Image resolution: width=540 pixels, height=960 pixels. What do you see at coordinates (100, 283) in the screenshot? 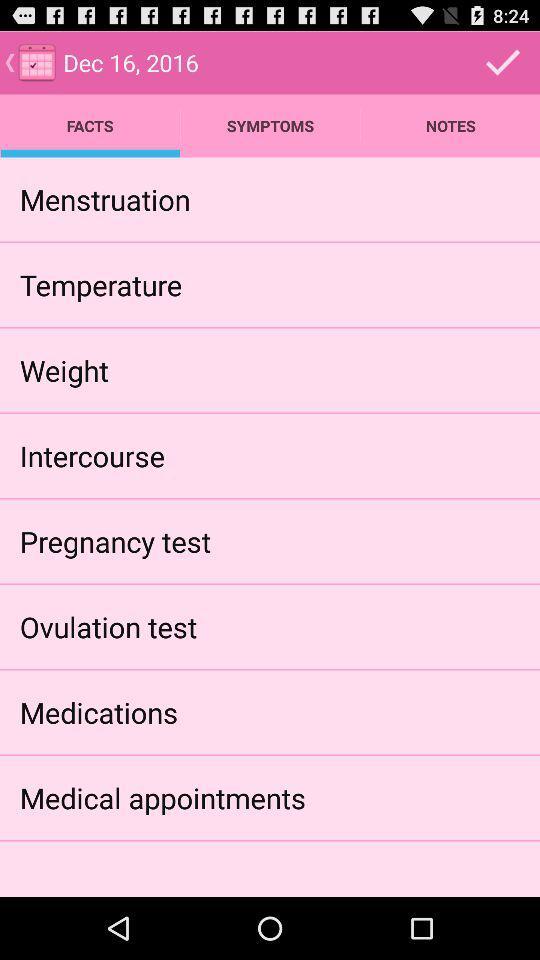
I see `item below the menstruation app` at bounding box center [100, 283].